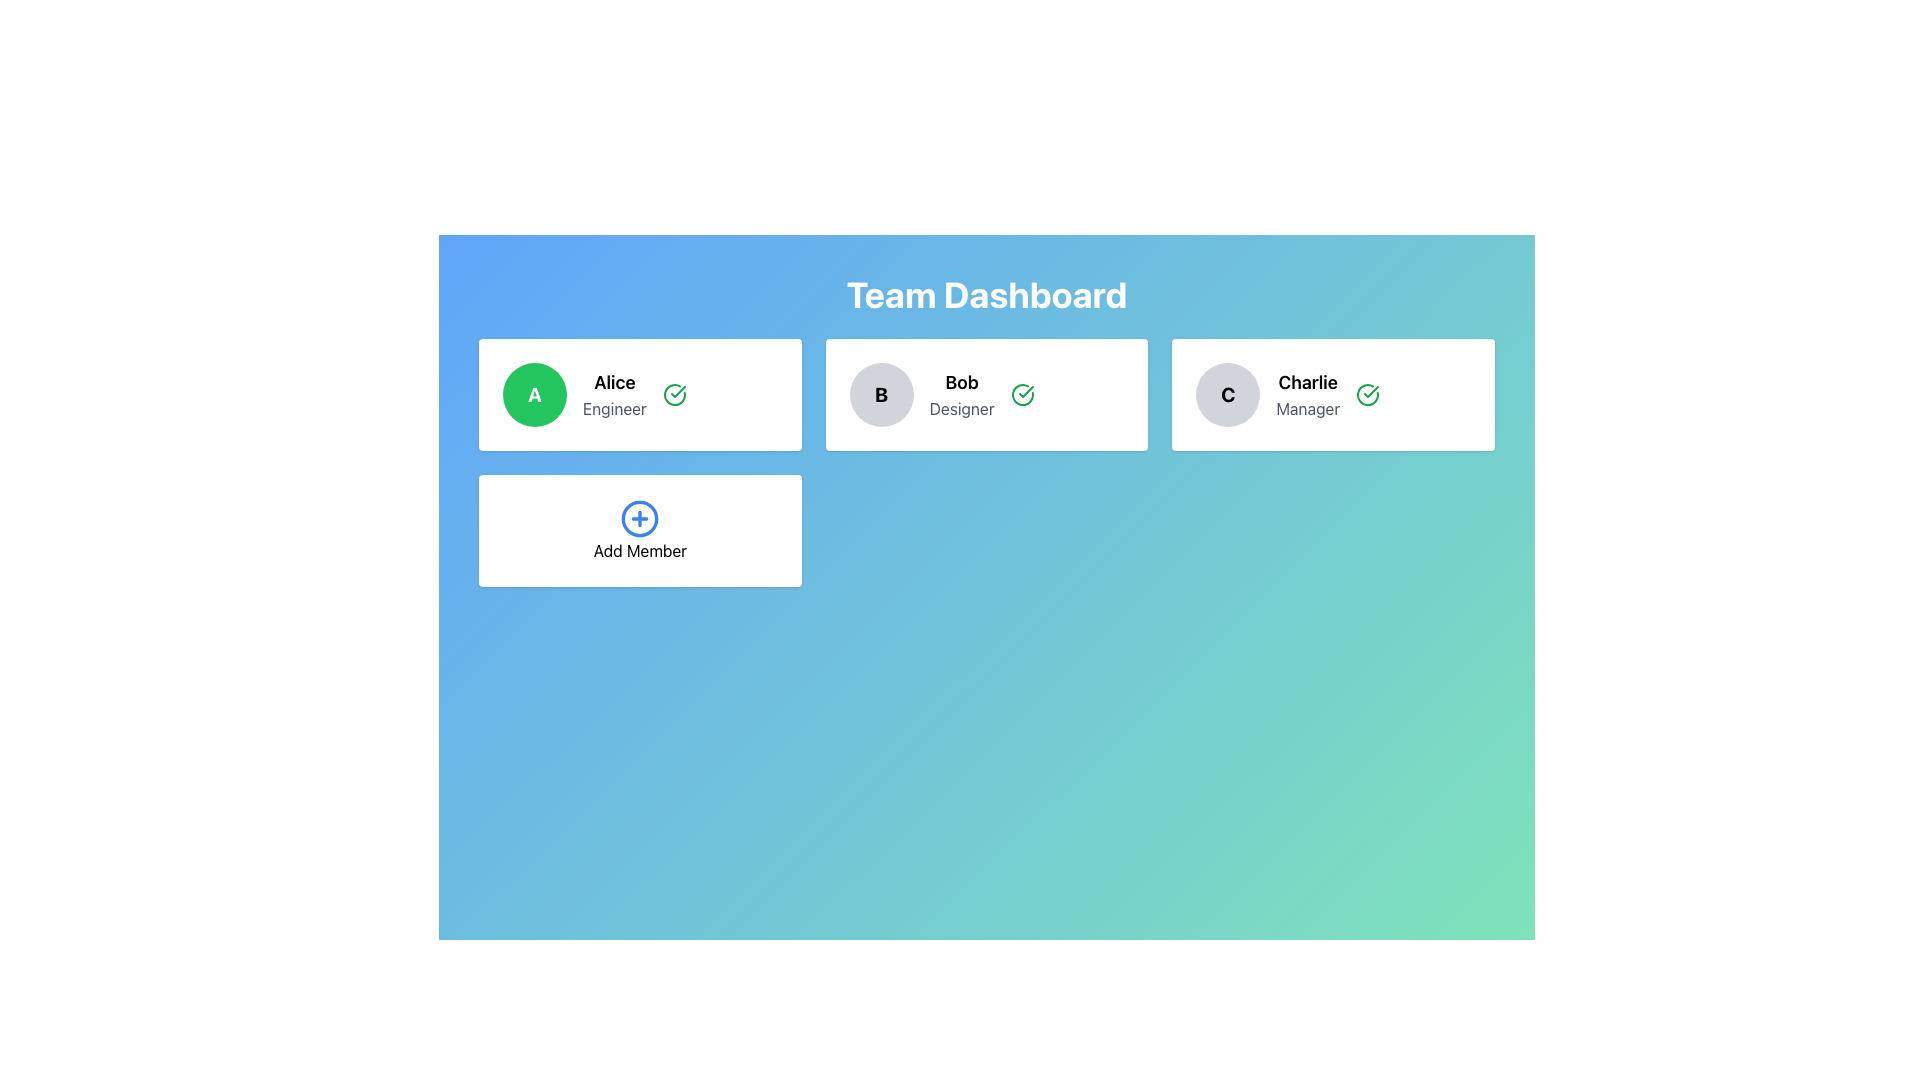  Describe the element at coordinates (1333, 394) in the screenshot. I see `user profile card for 'Charlie', which displays a circular icon with the initial 'C', the name 'Charlie' in bold text, and their role 'Manager' below it, along with a green checkmark icon indicating verified status` at that location.